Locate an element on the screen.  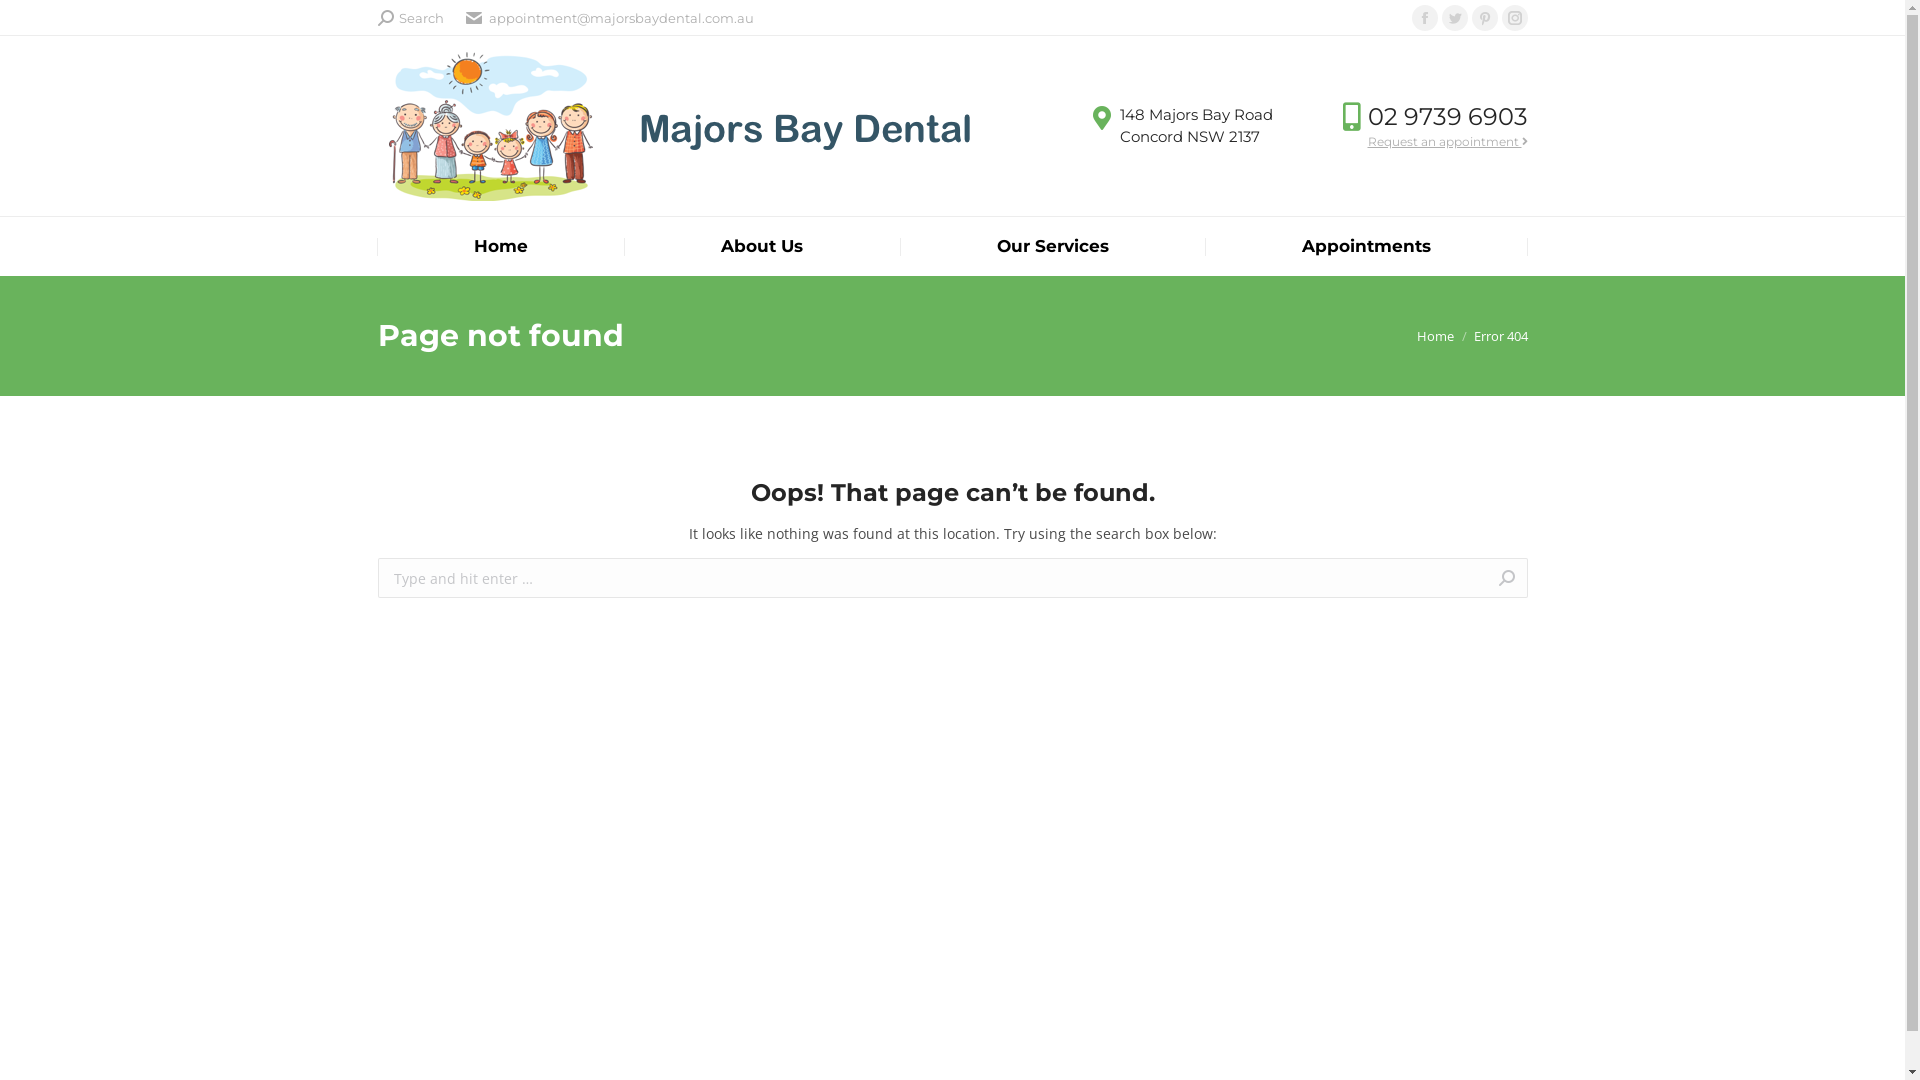
'Appointments' is located at coordinates (1365, 245).